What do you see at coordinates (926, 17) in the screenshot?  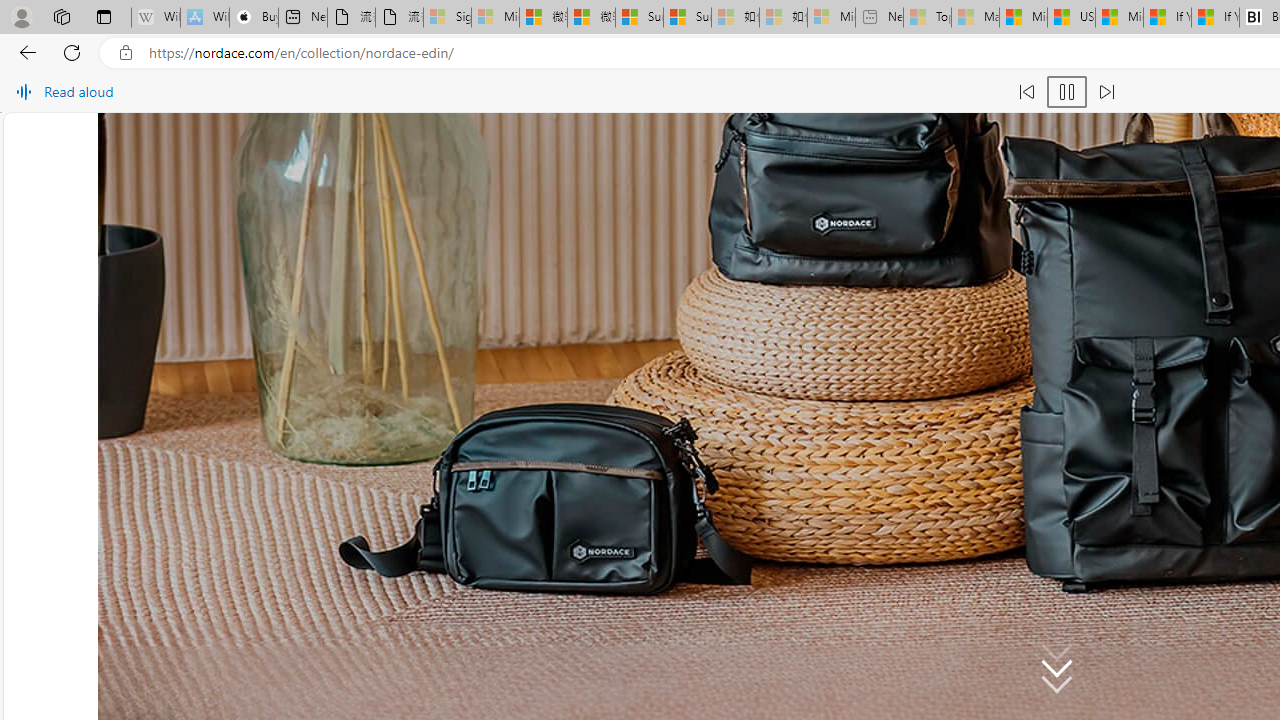 I see `'Top Stories - MSN - Sleeping'` at bounding box center [926, 17].